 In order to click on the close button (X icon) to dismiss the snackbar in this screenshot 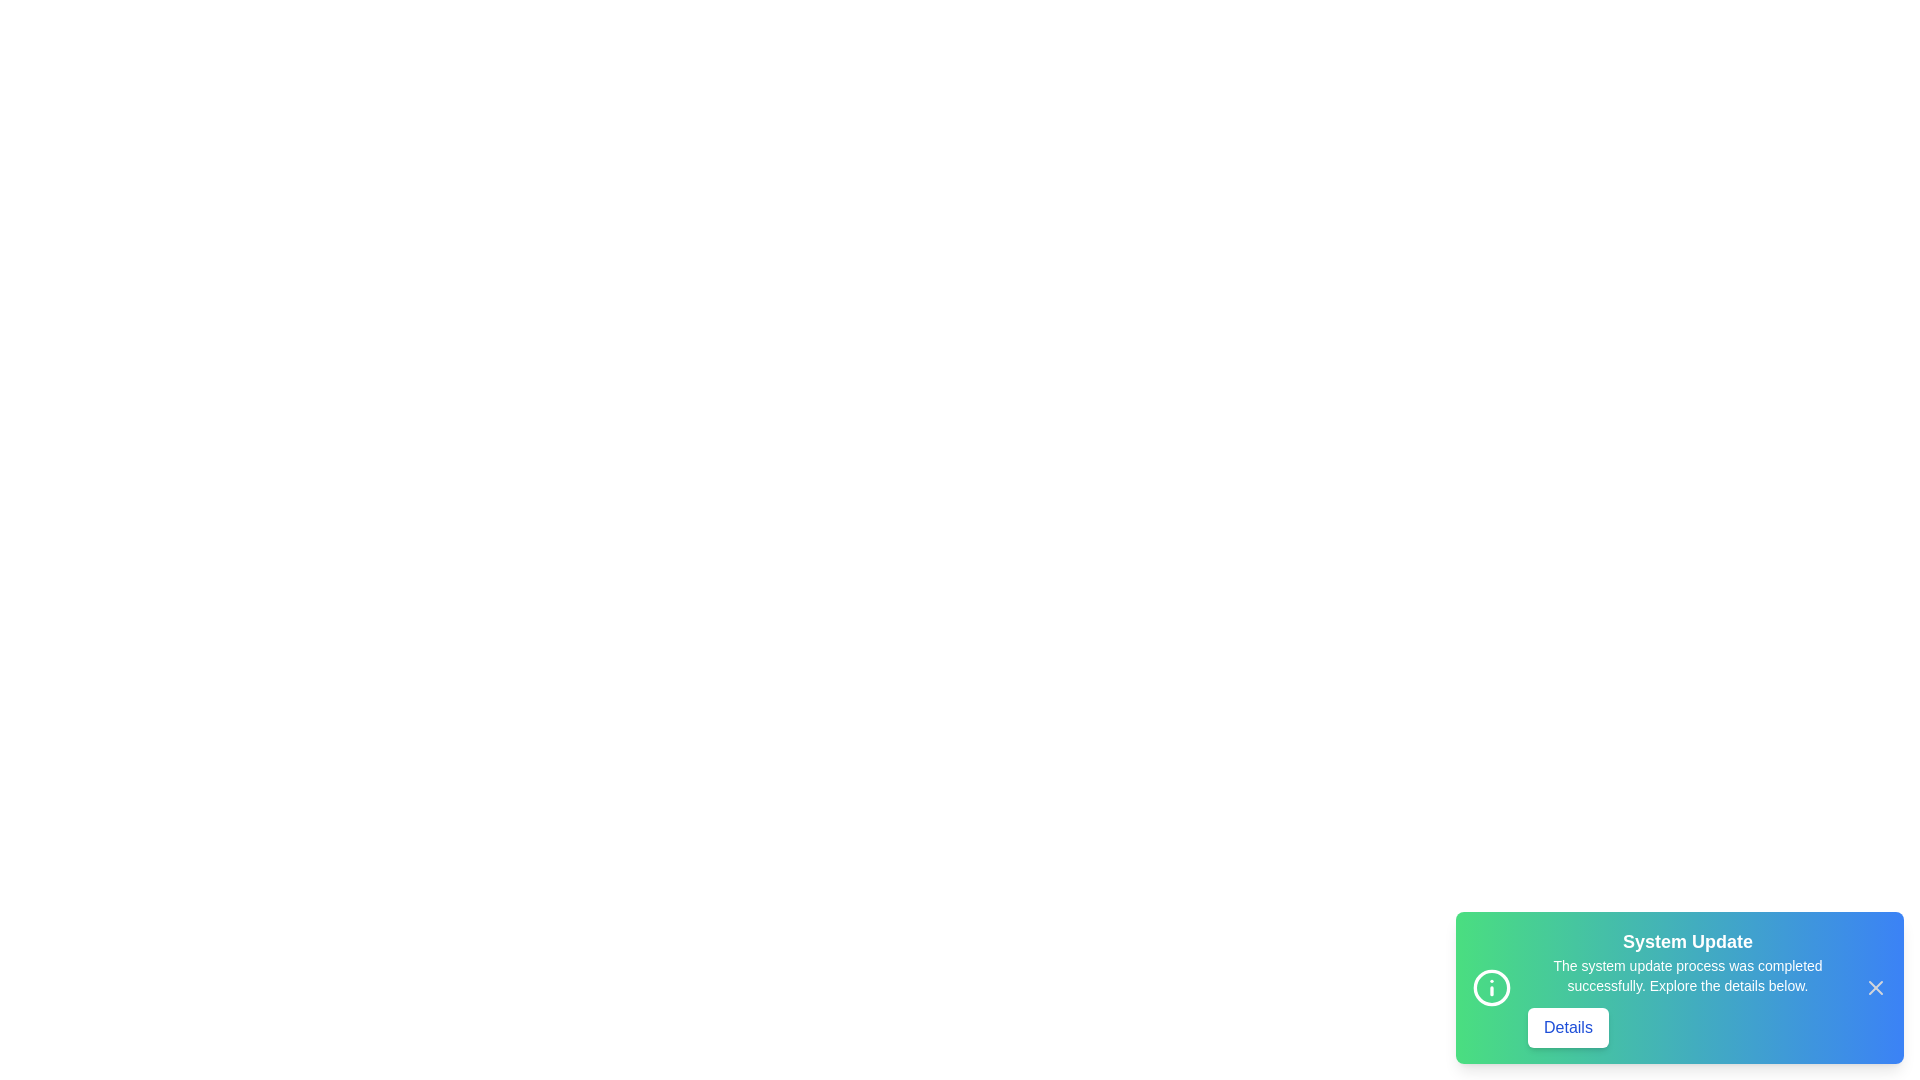, I will do `click(1875, 986)`.